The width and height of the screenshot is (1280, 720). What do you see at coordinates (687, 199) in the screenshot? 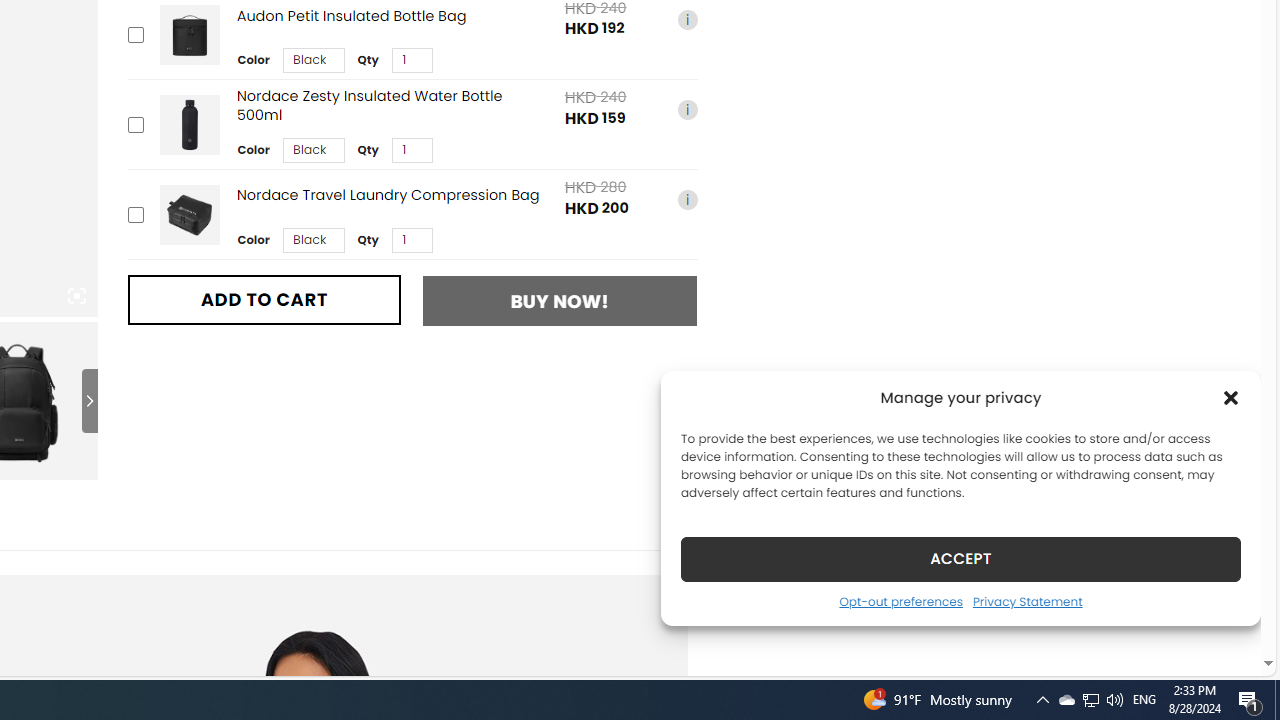
I see `'i'` at bounding box center [687, 199].